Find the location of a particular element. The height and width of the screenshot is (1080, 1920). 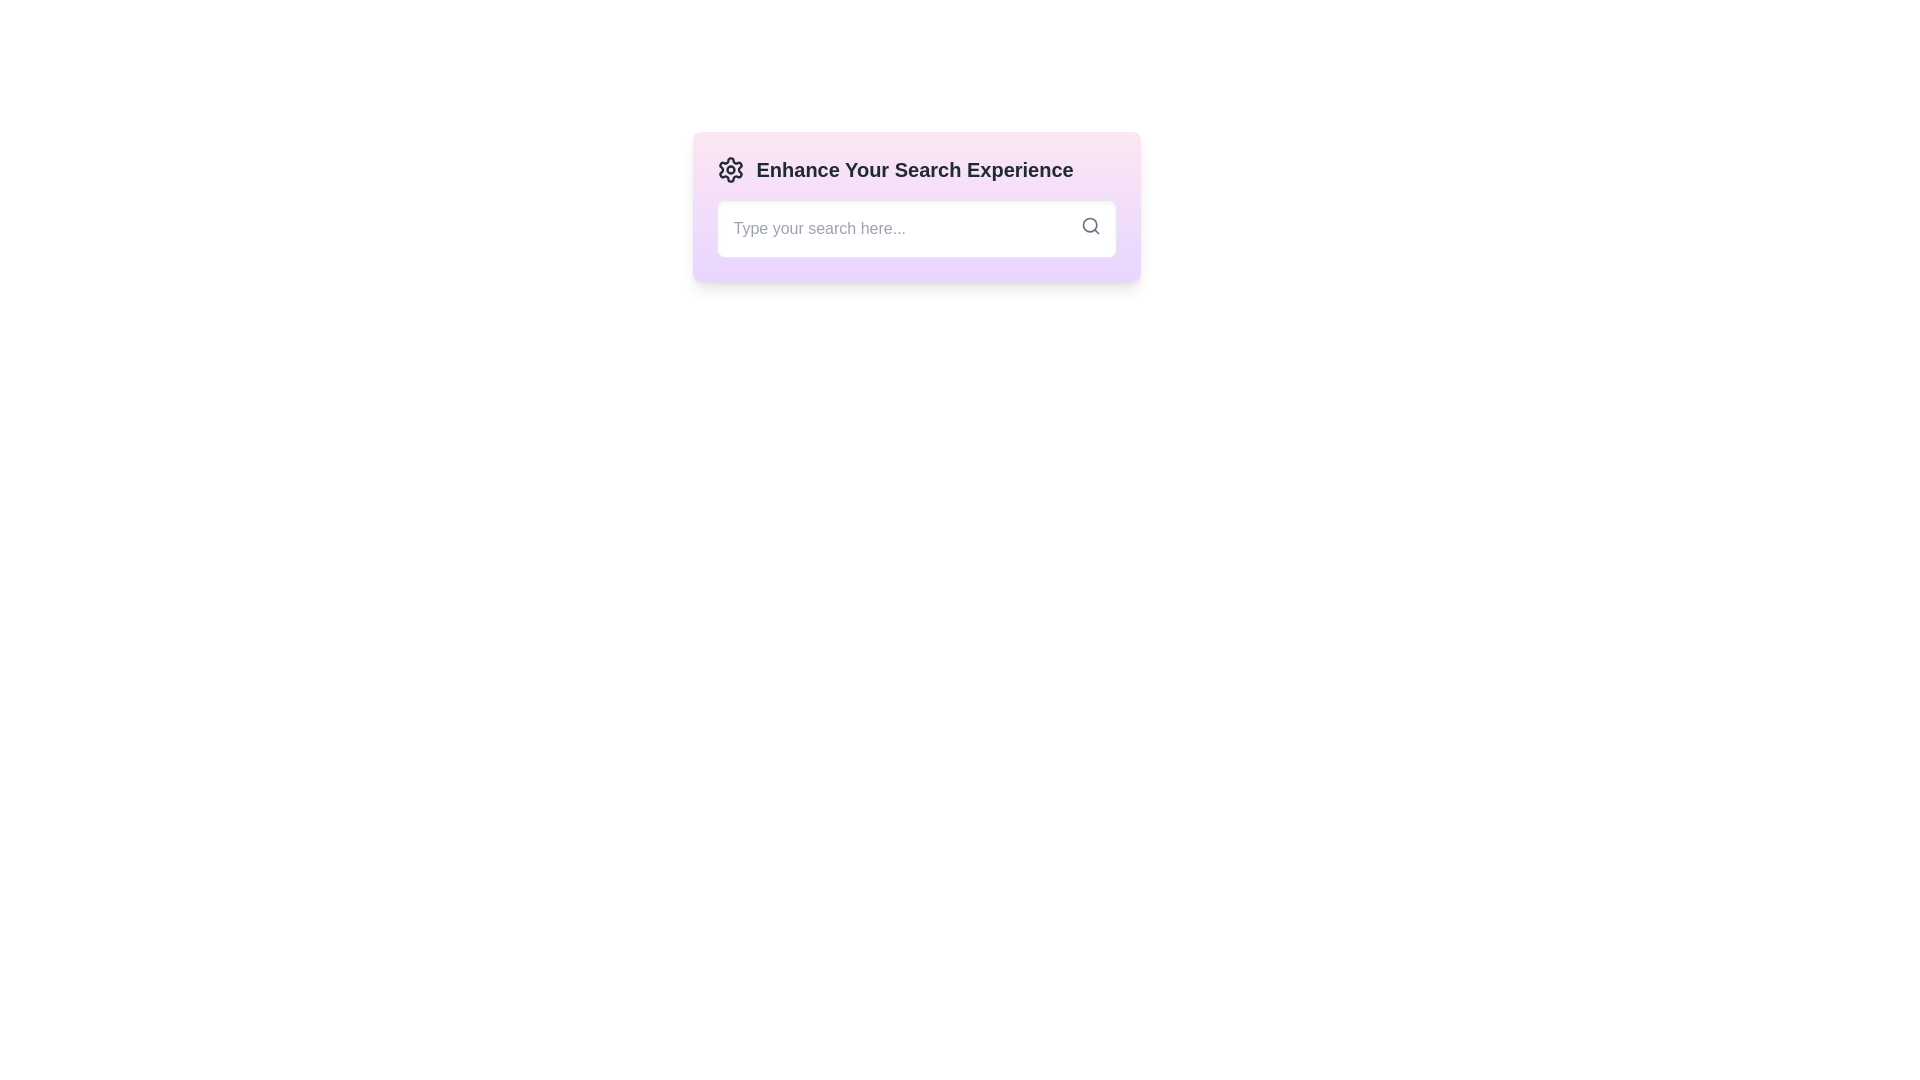

the settings or customization icon located at the leftmost position before the text 'Enhance Your Search Experience' is located at coordinates (729, 168).